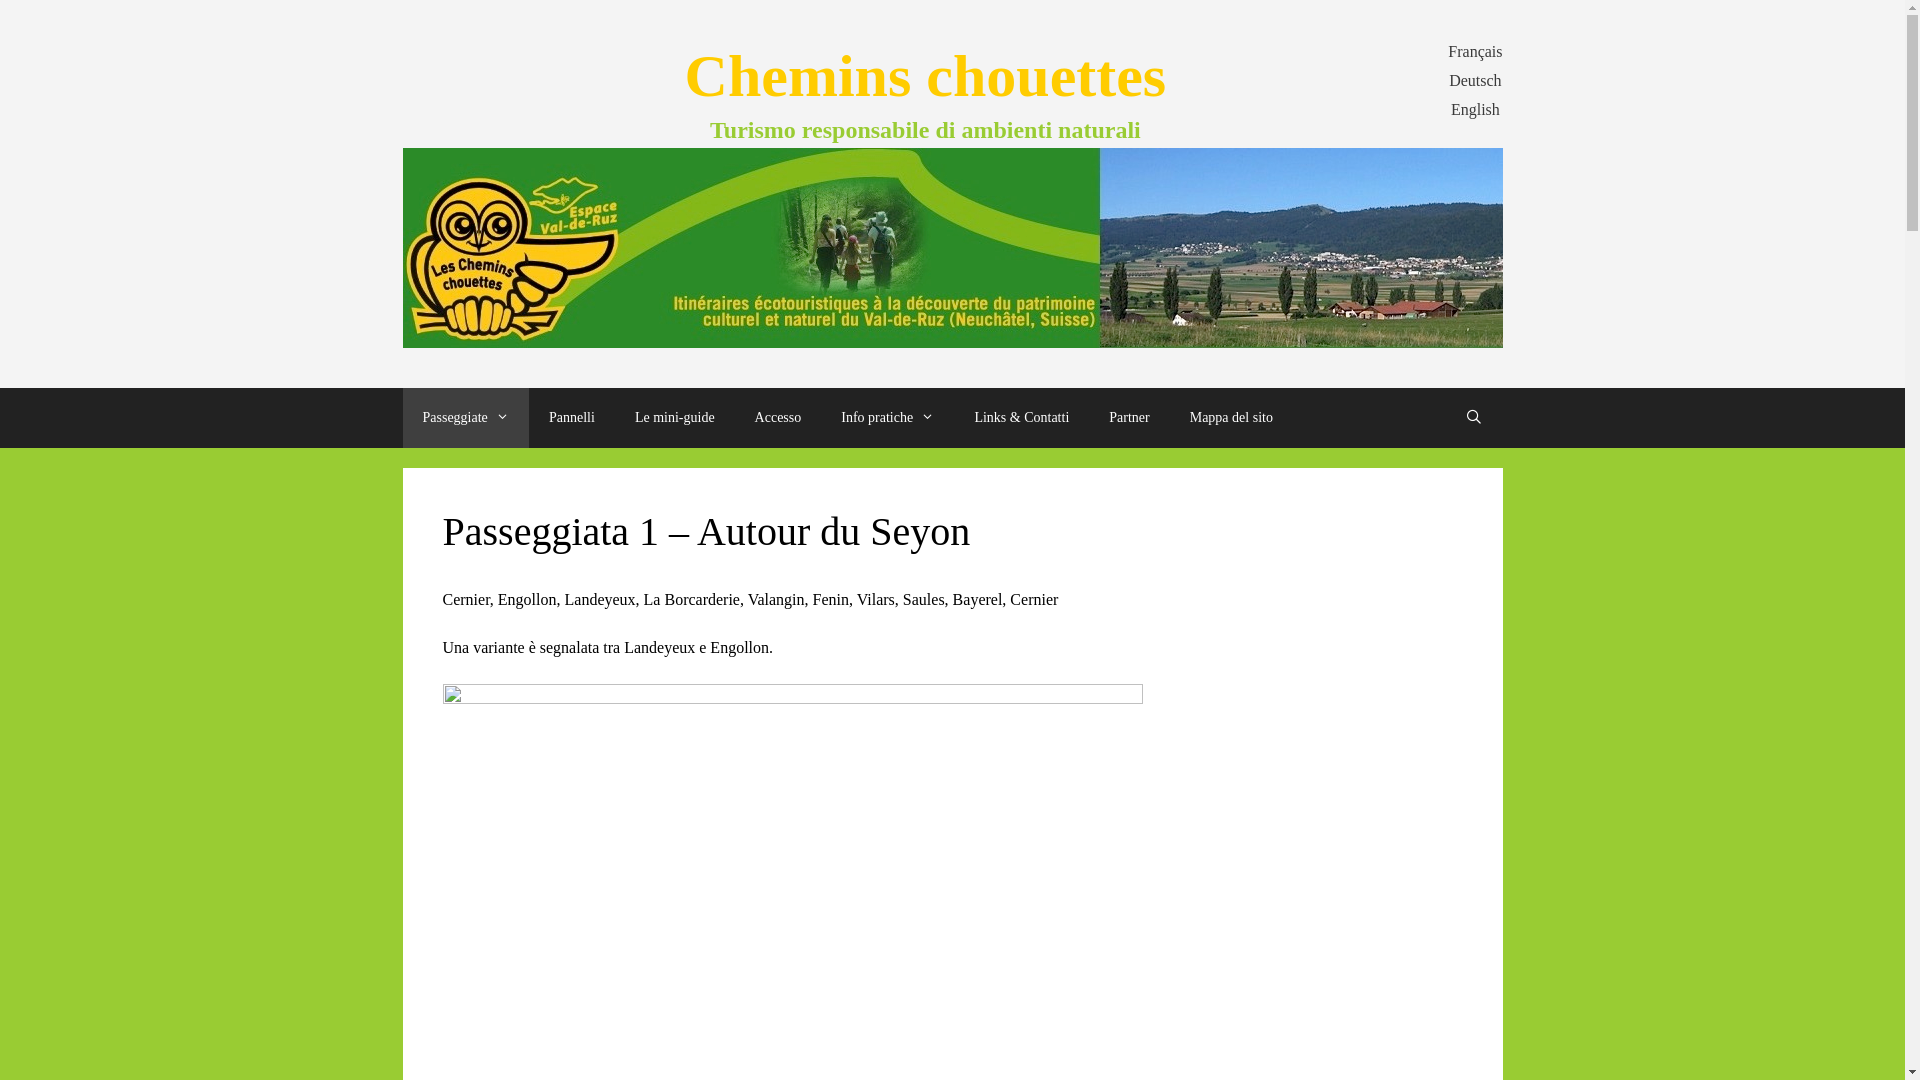 The image size is (1920, 1080). I want to click on 'English', so click(1450, 109).